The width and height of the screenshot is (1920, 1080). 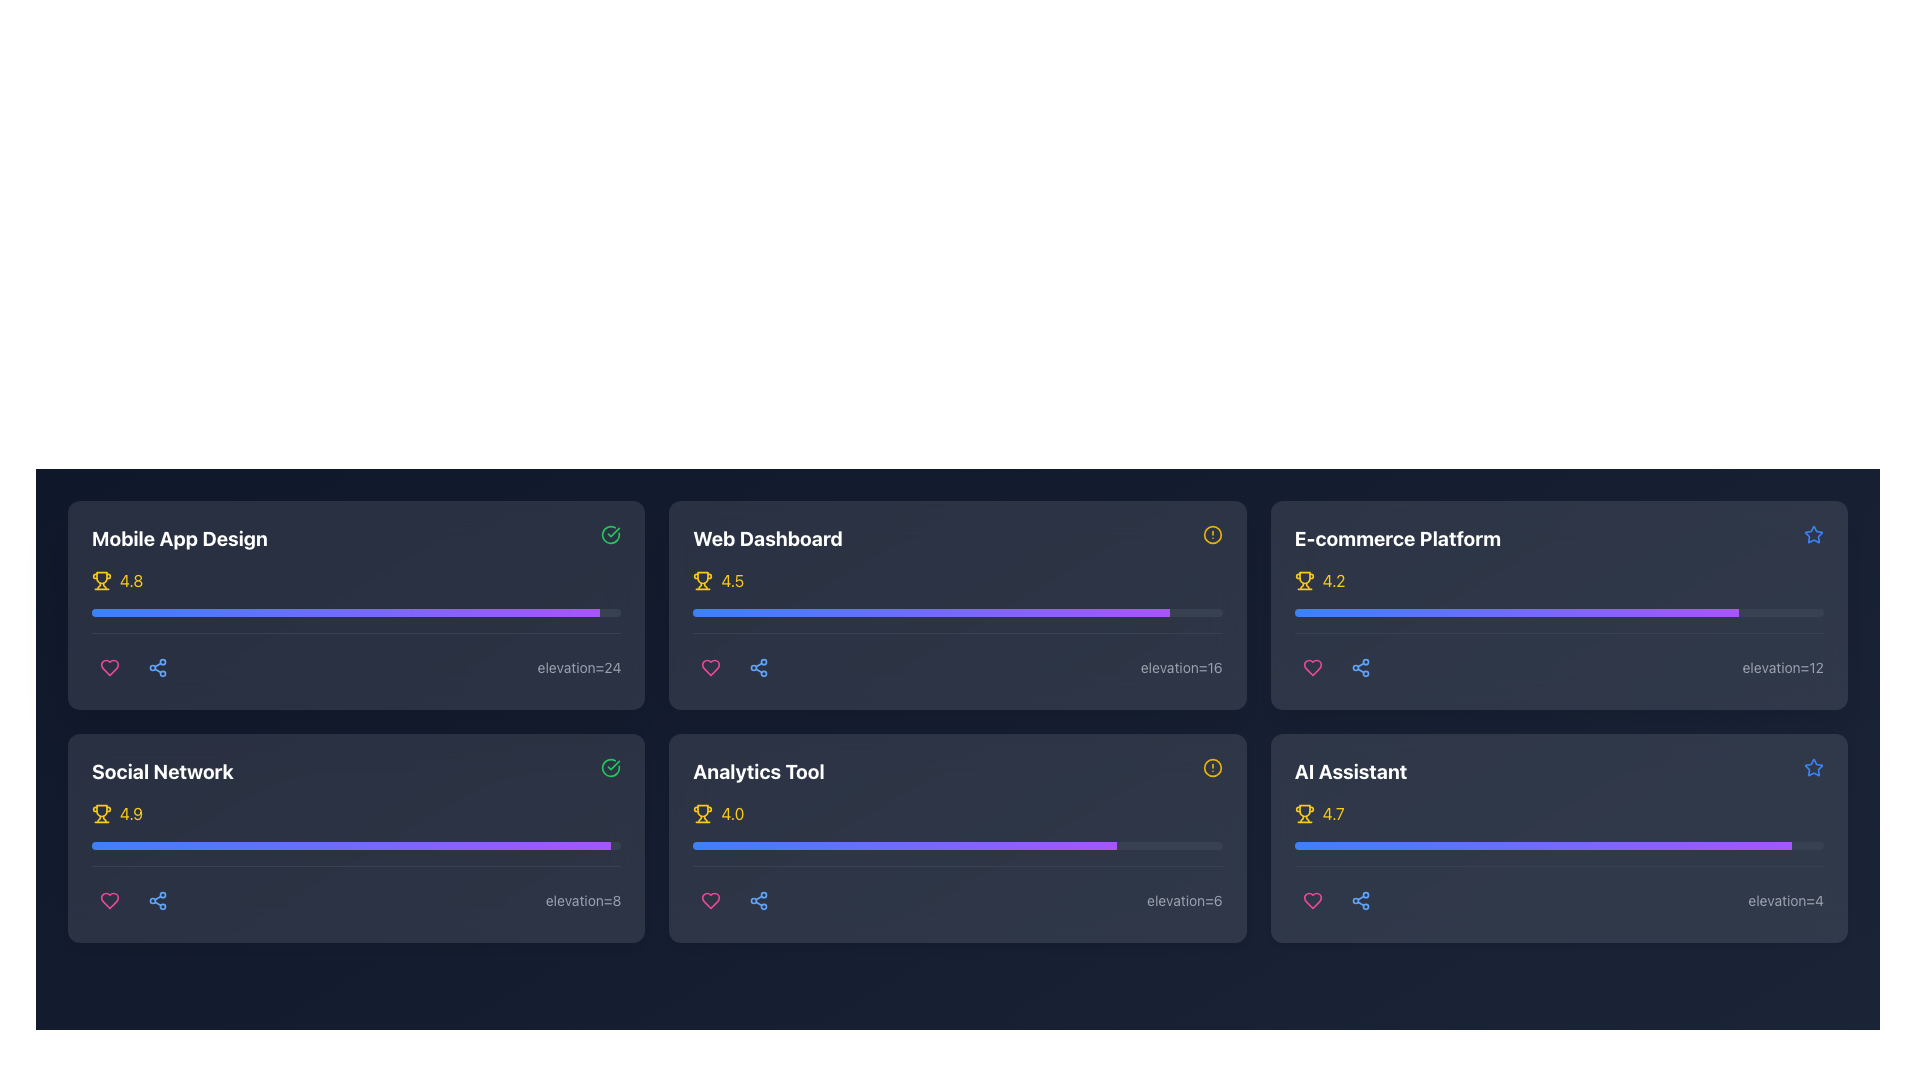 I want to click on the share button located at the bottom-right corner of the 'Analytics Tool' card, which is next to a heart-shaped button, so click(x=758, y=901).